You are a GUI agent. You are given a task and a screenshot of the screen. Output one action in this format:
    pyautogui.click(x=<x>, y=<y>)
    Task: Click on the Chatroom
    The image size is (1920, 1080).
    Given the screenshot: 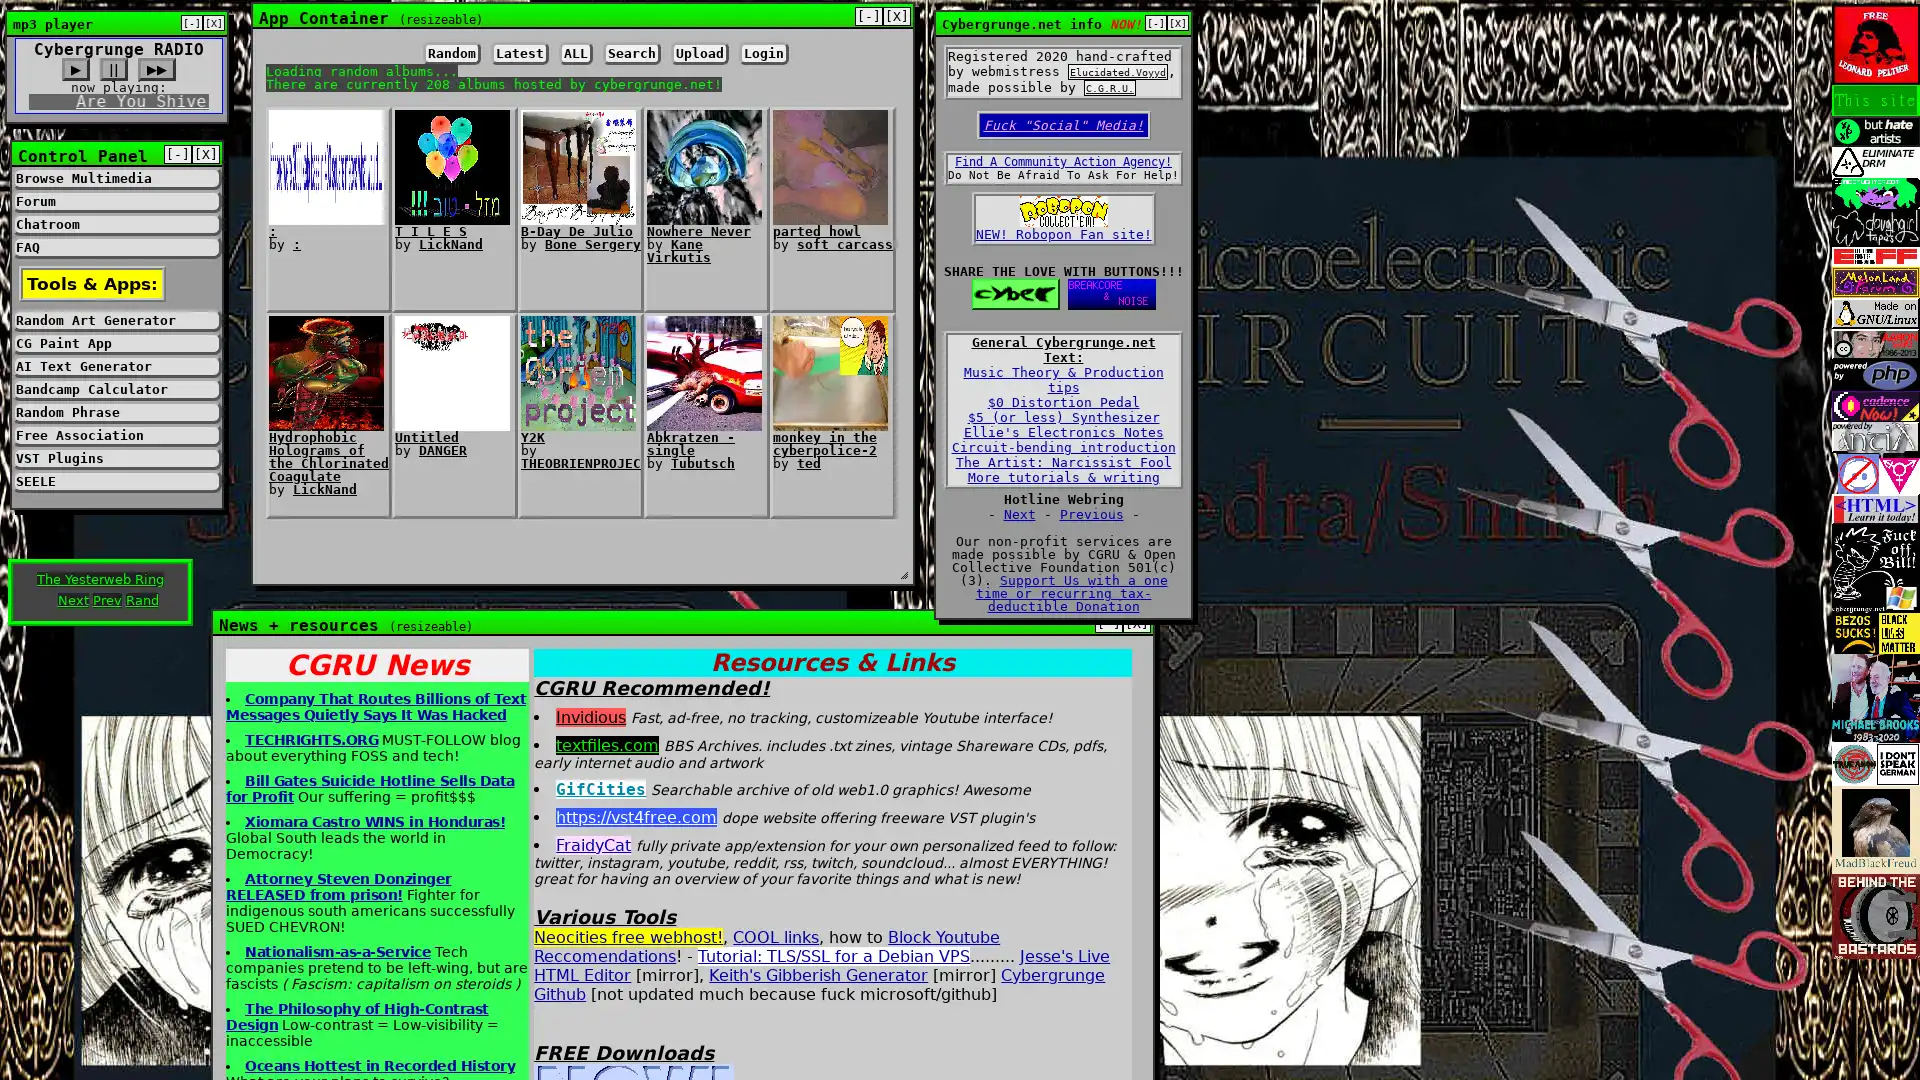 What is the action you would take?
    pyautogui.click(x=115, y=224)
    